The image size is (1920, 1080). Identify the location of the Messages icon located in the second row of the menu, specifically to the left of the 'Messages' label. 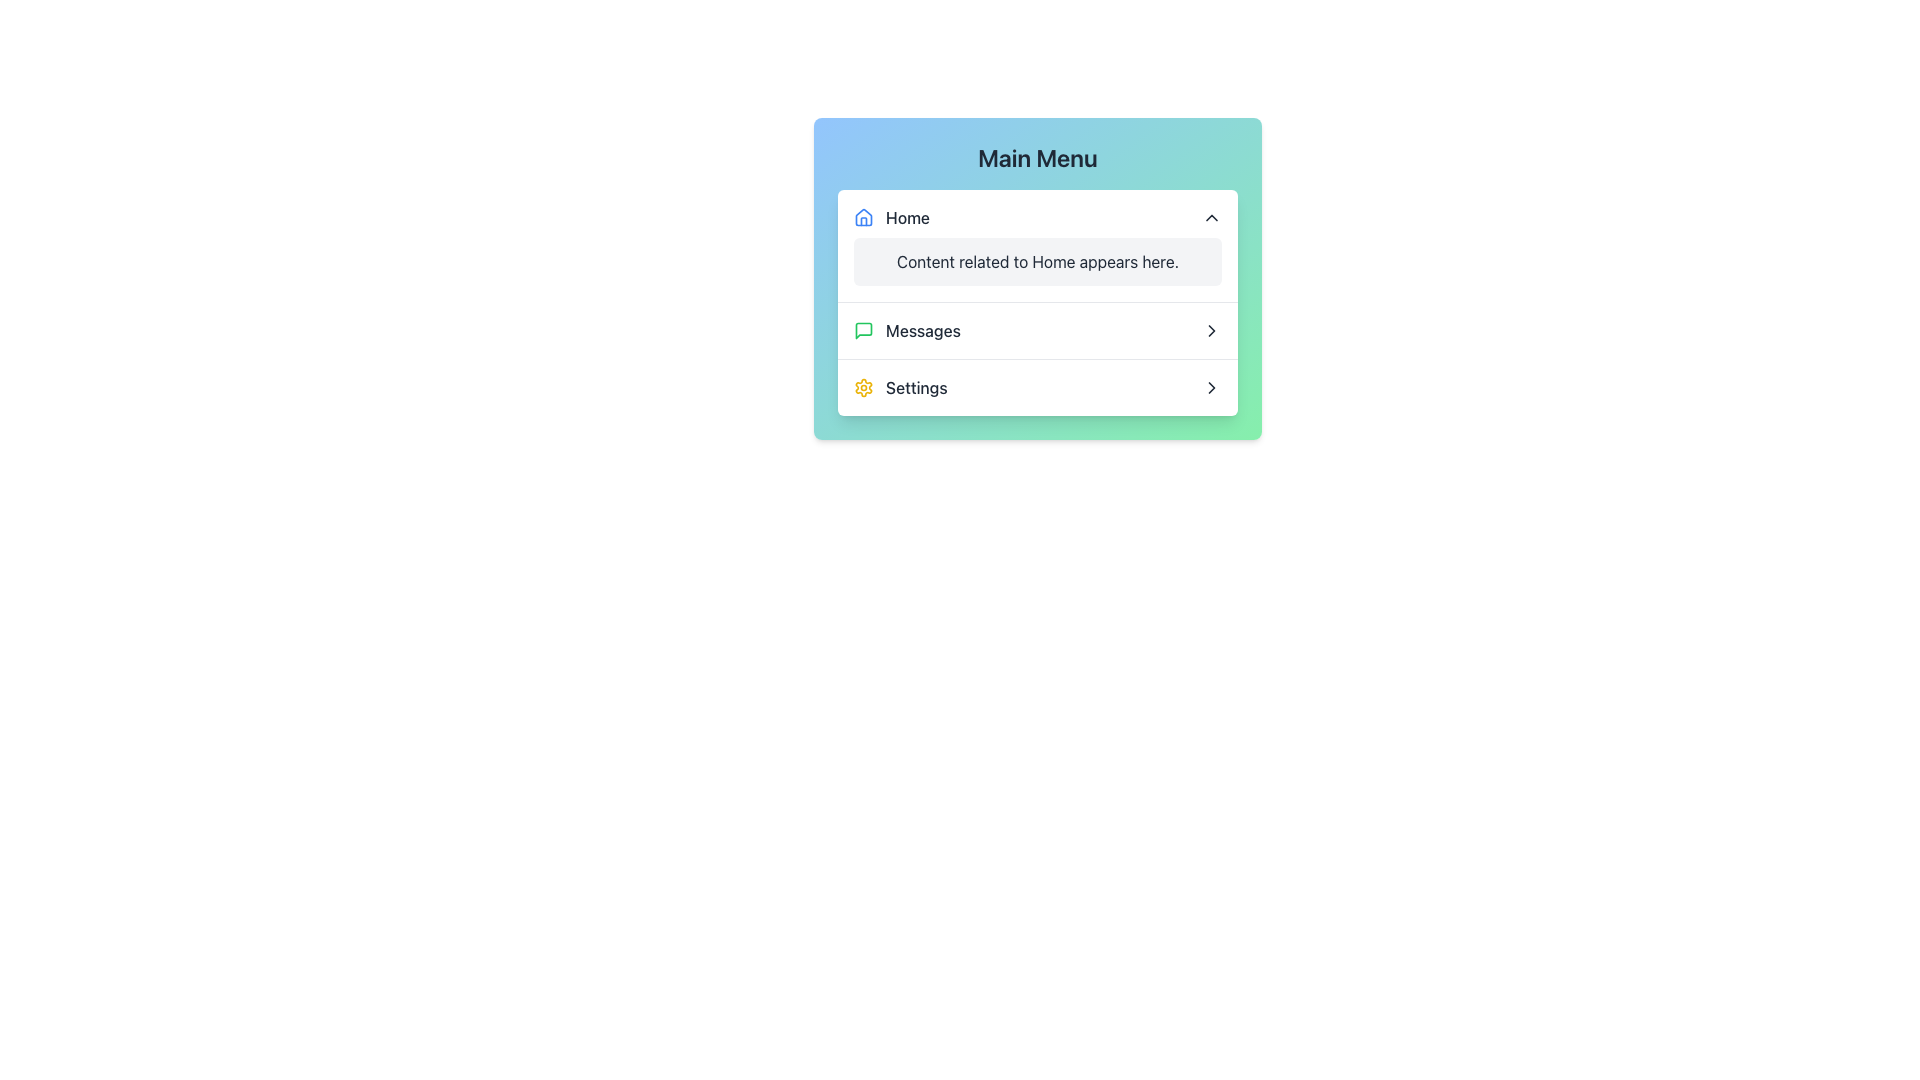
(864, 330).